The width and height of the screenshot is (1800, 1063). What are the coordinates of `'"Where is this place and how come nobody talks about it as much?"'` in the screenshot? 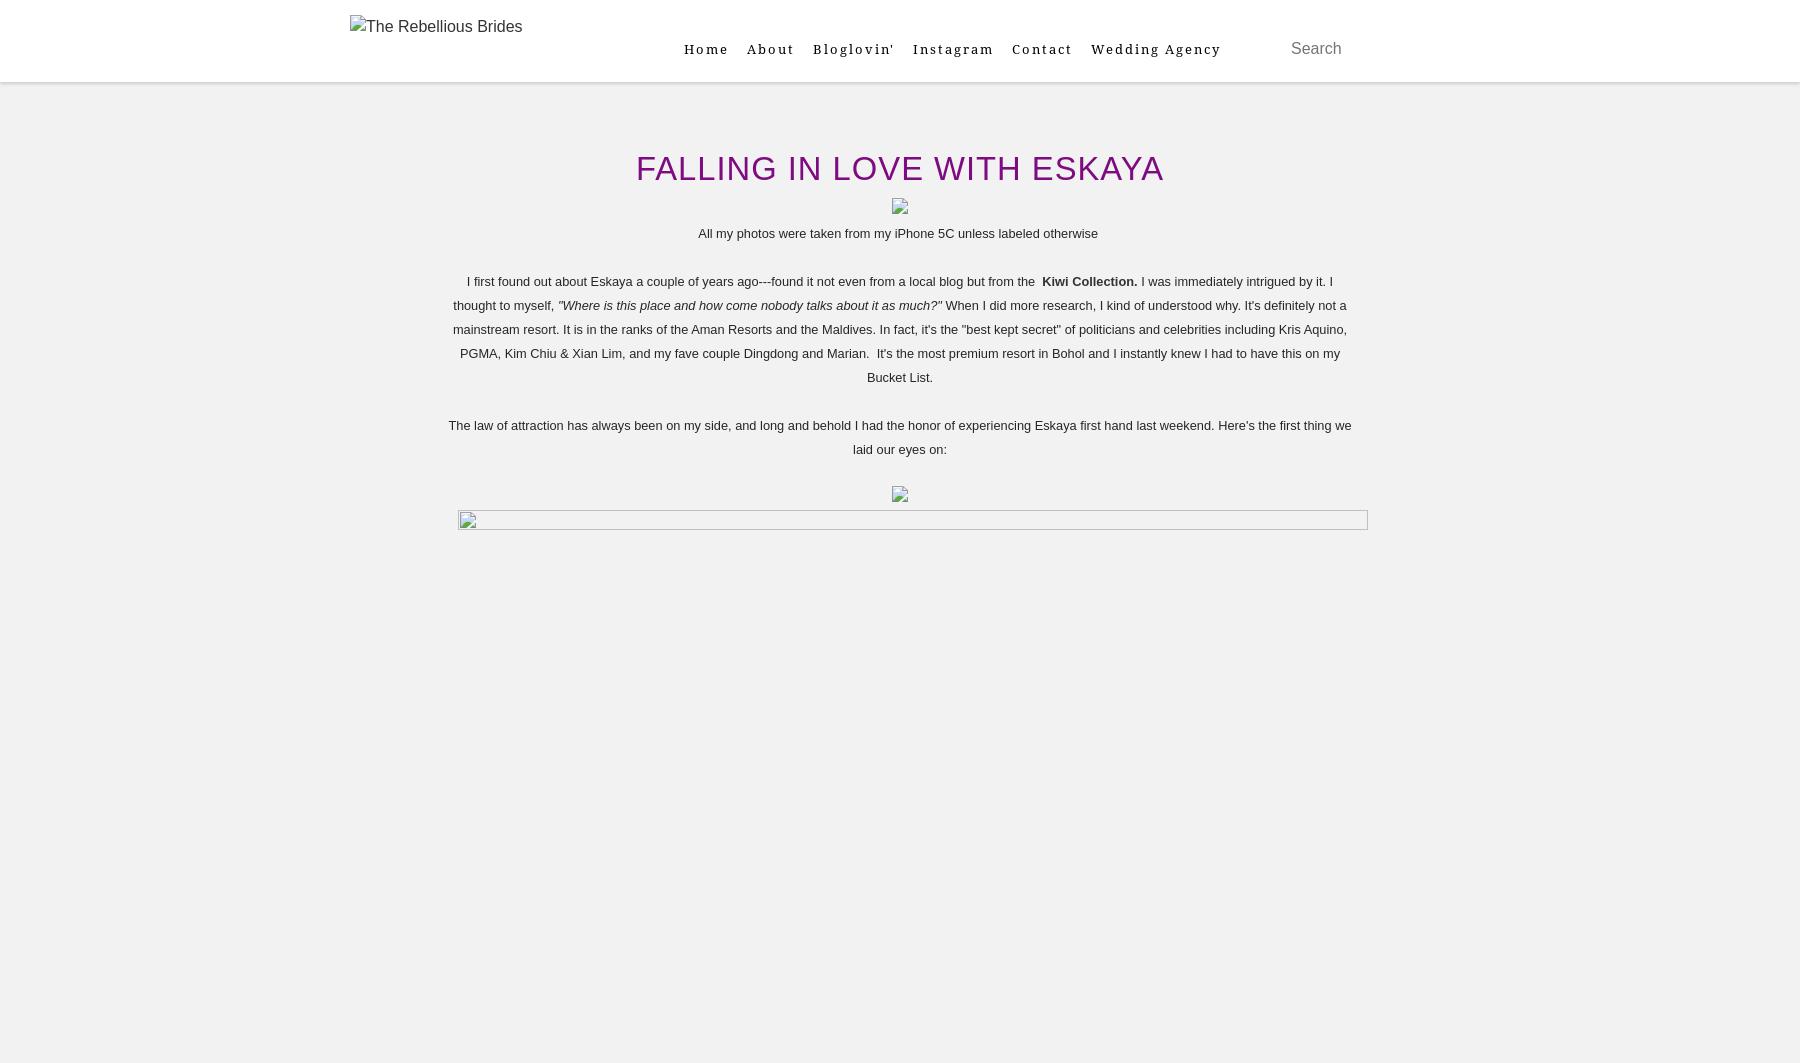 It's located at (555, 305).